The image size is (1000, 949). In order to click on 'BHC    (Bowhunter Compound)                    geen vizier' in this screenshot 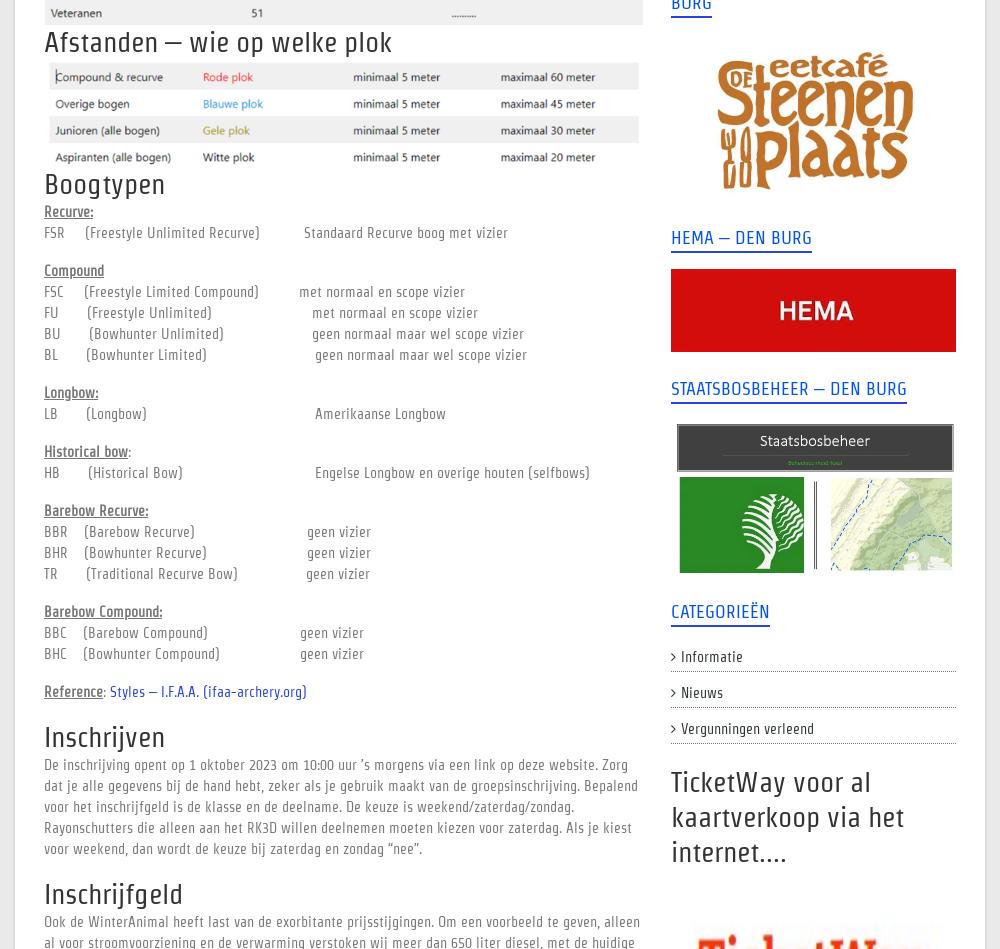, I will do `click(203, 653)`.